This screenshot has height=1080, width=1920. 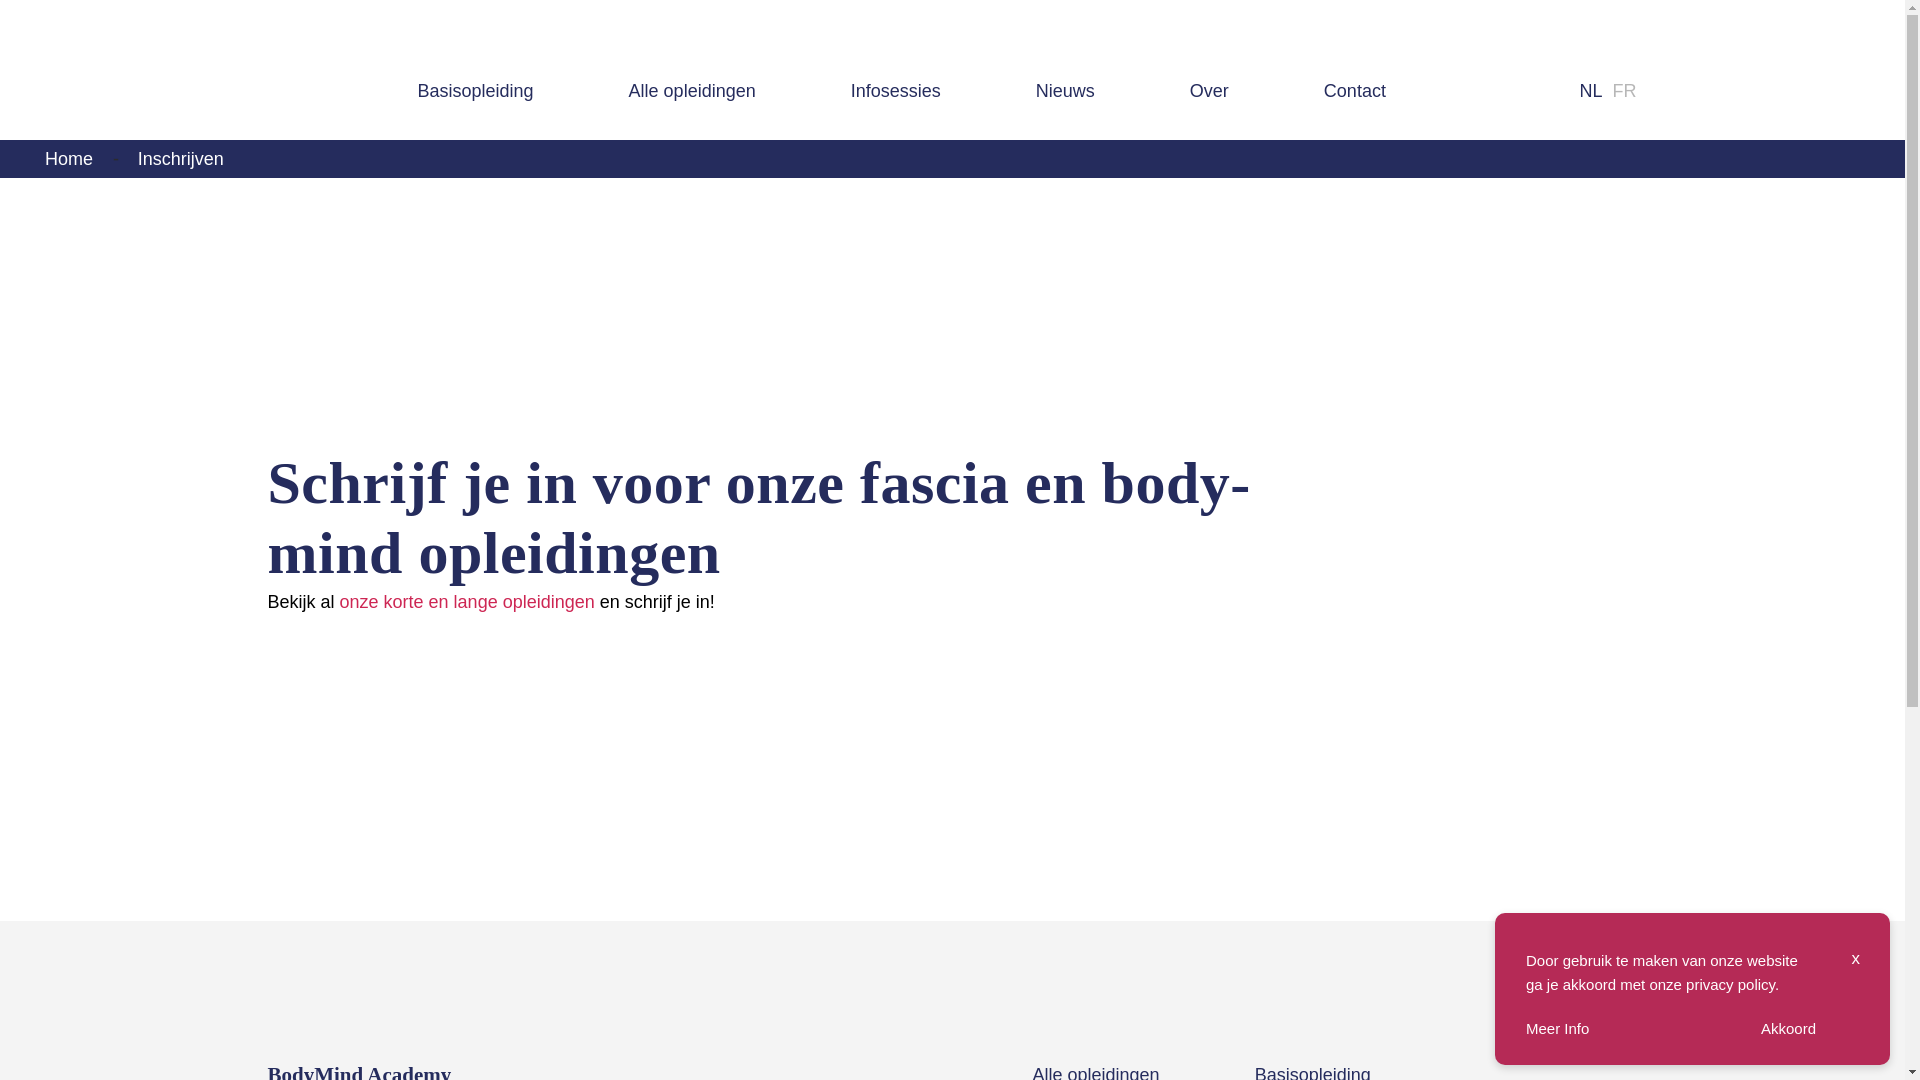 What do you see at coordinates (68, 157) in the screenshot?
I see `'Home'` at bounding box center [68, 157].